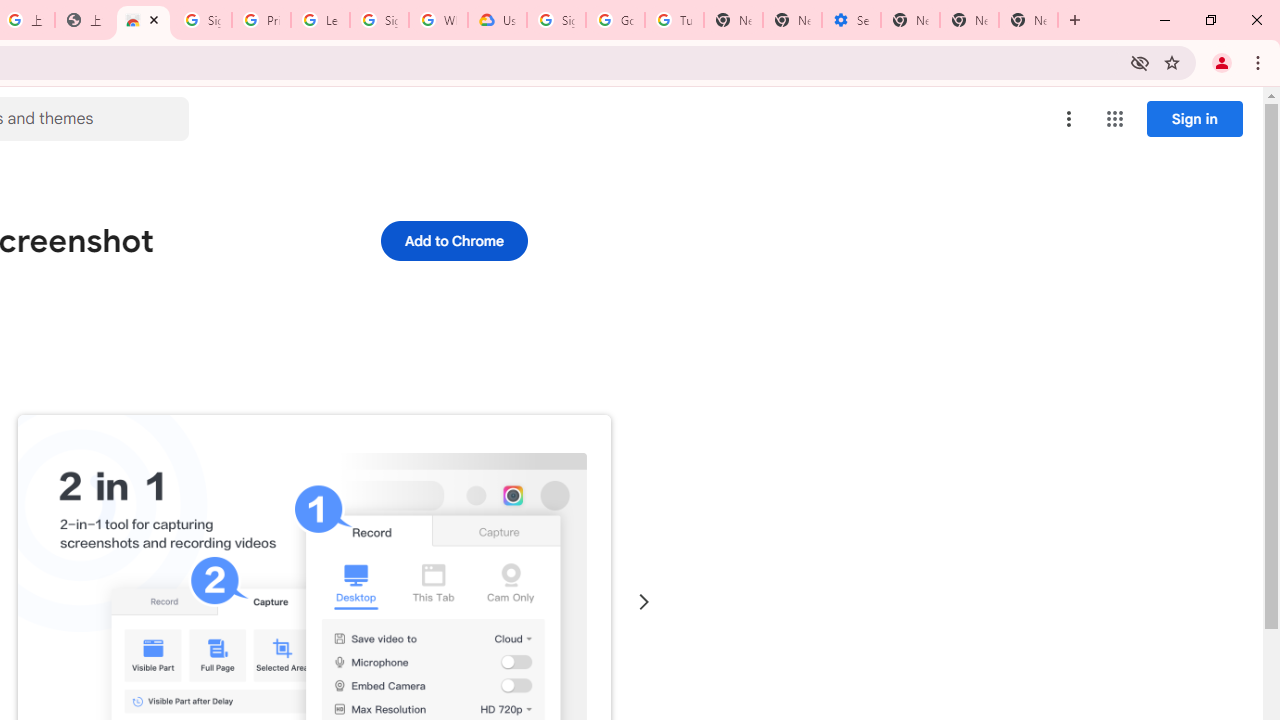 Image resolution: width=1280 pixels, height=720 pixels. I want to click on 'Turn cookies on or off - Computer - Google Account Help', so click(674, 20).